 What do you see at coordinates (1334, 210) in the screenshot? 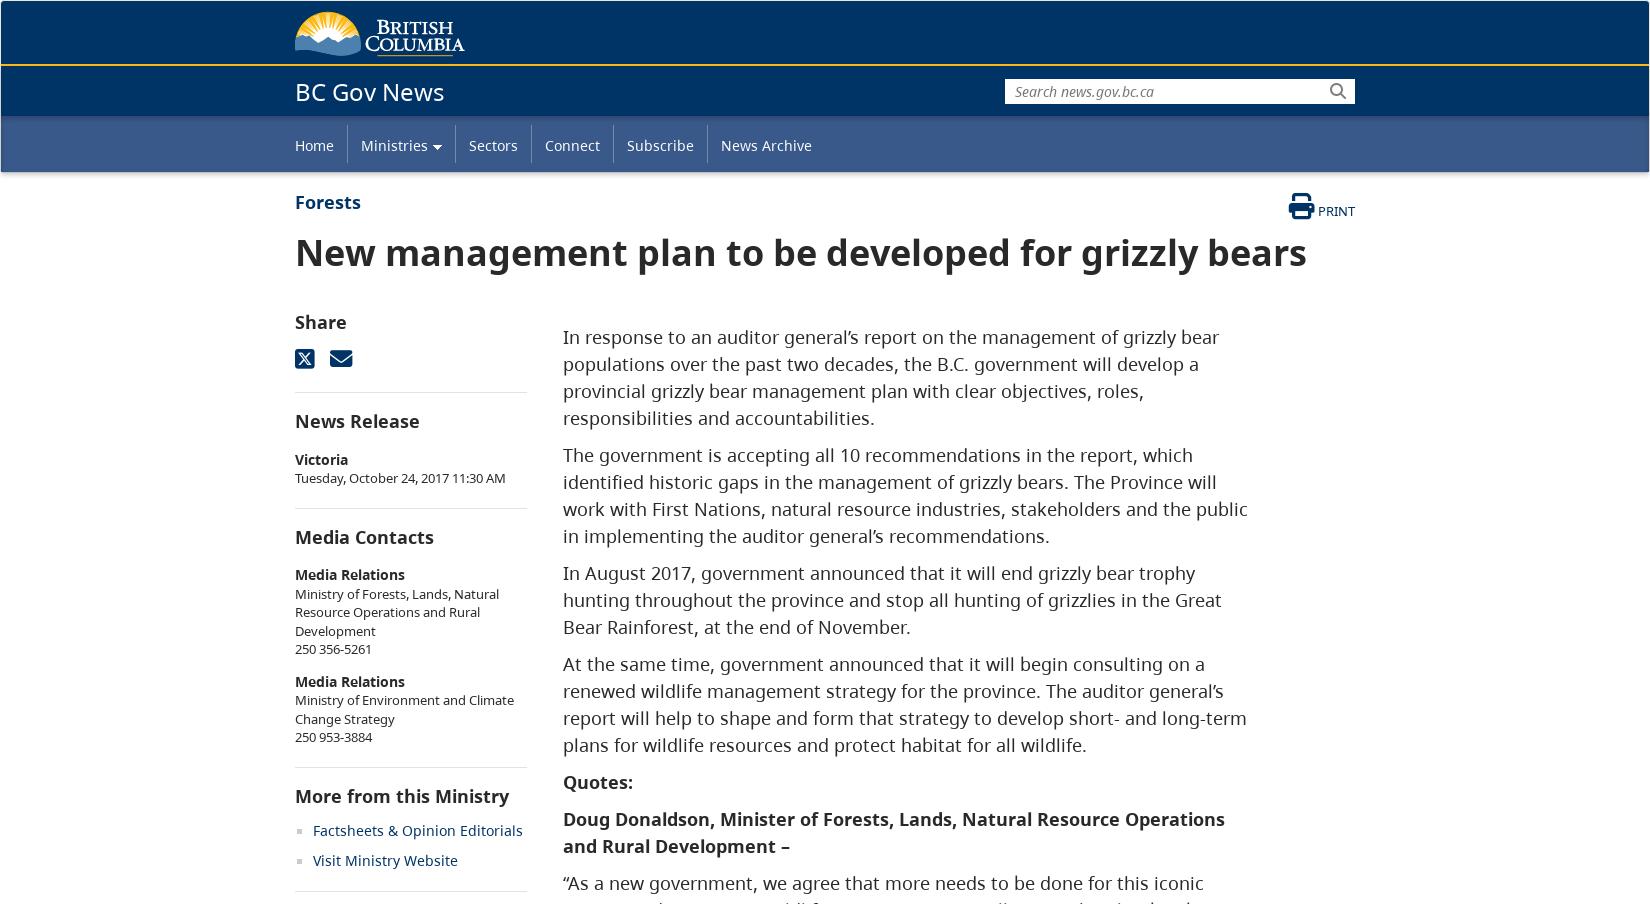
I see `'Print'` at bounding box center [1334, 210].